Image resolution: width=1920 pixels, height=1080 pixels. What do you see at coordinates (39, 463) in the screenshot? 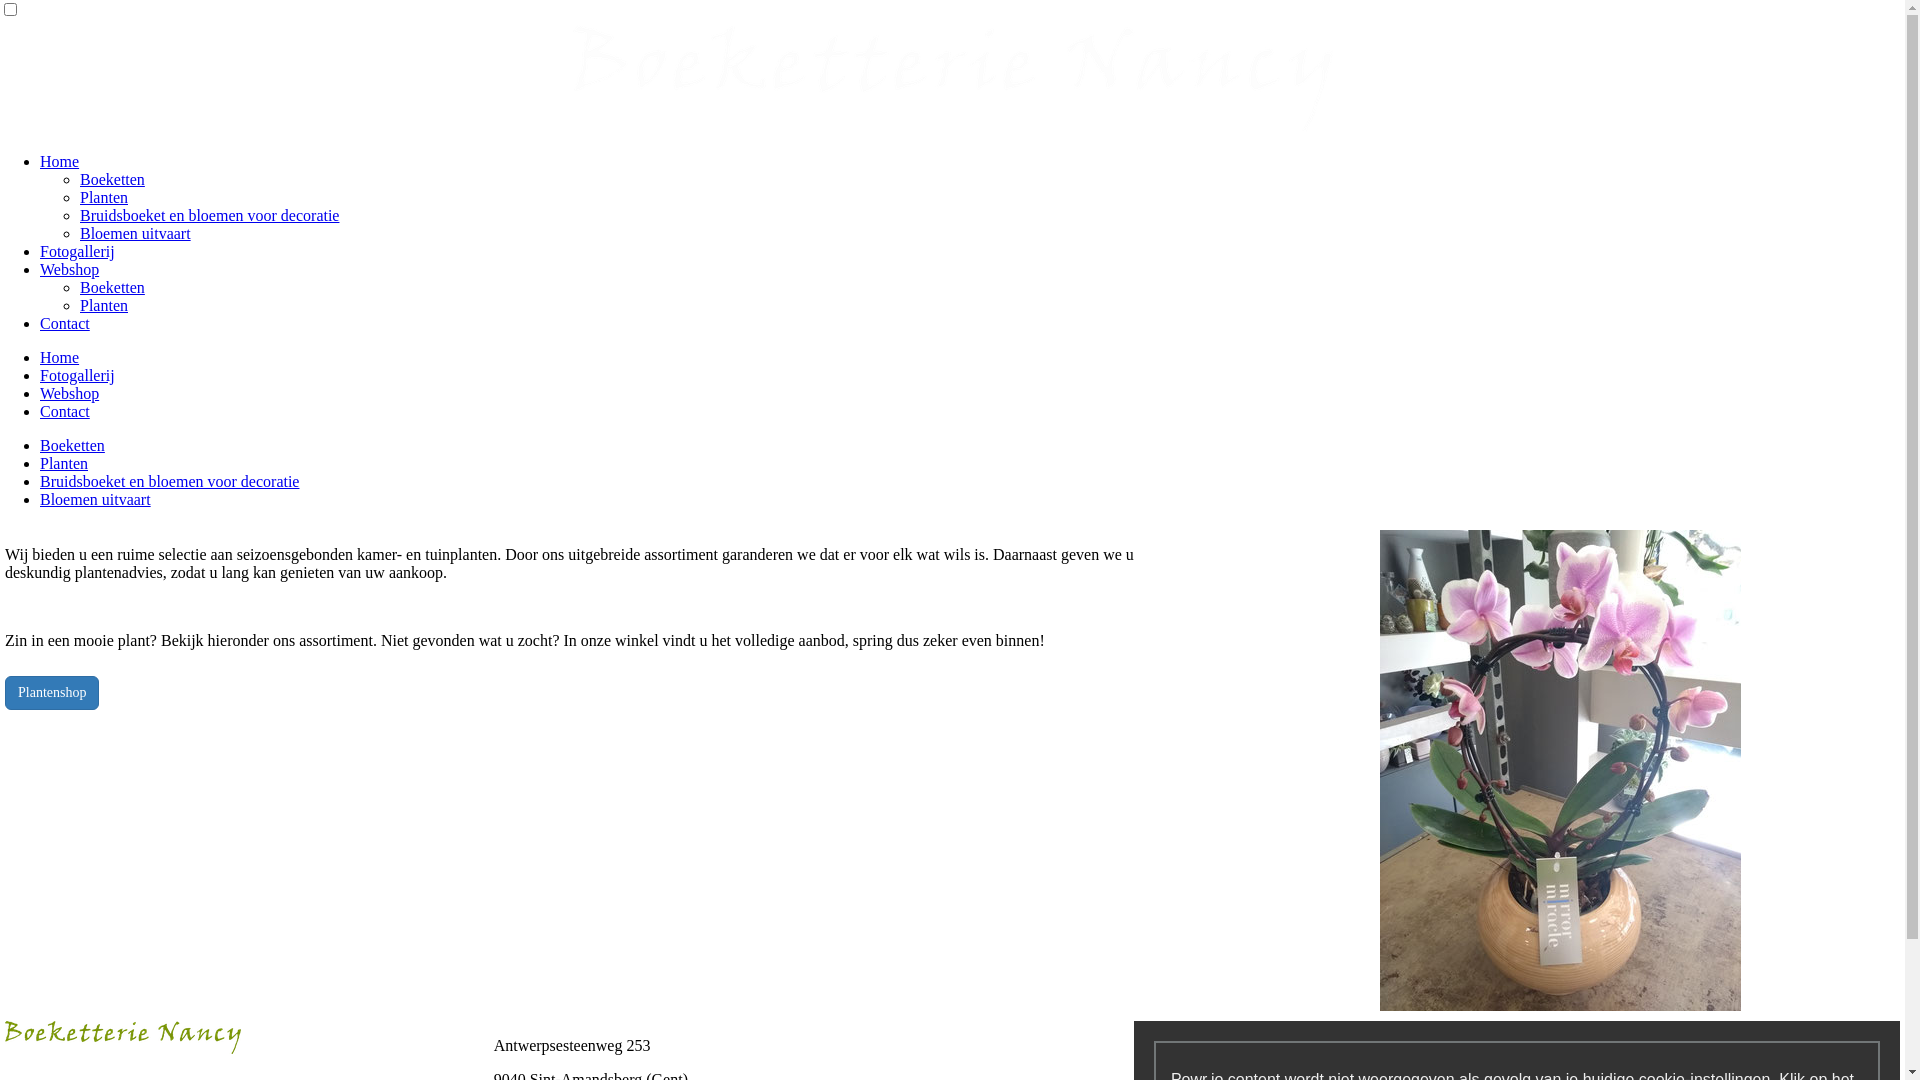
I see `'Planten'` at bounding box center [39, 463].